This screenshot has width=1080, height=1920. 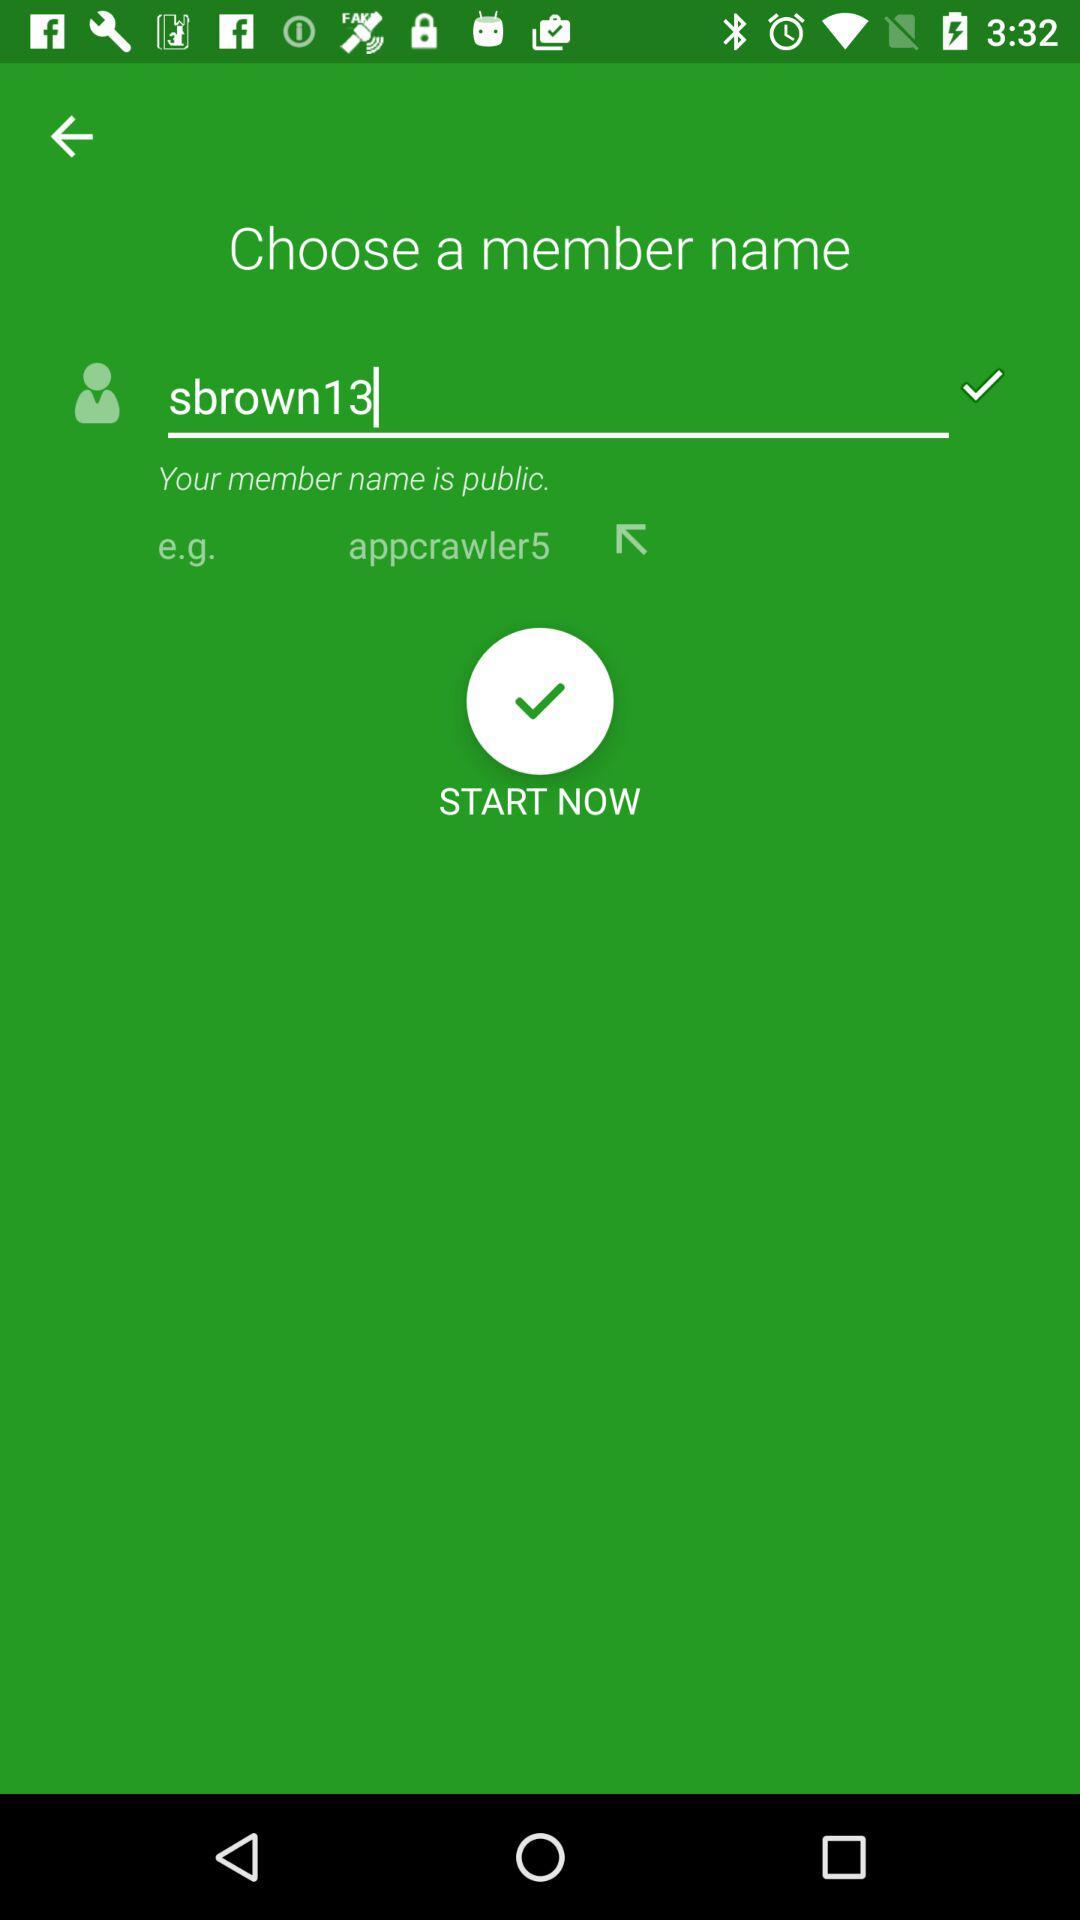 What do you see at coordinates (100, 398) in the screenshot?
I see `the icon beside sbrown13` at bounding box center [100, 398].